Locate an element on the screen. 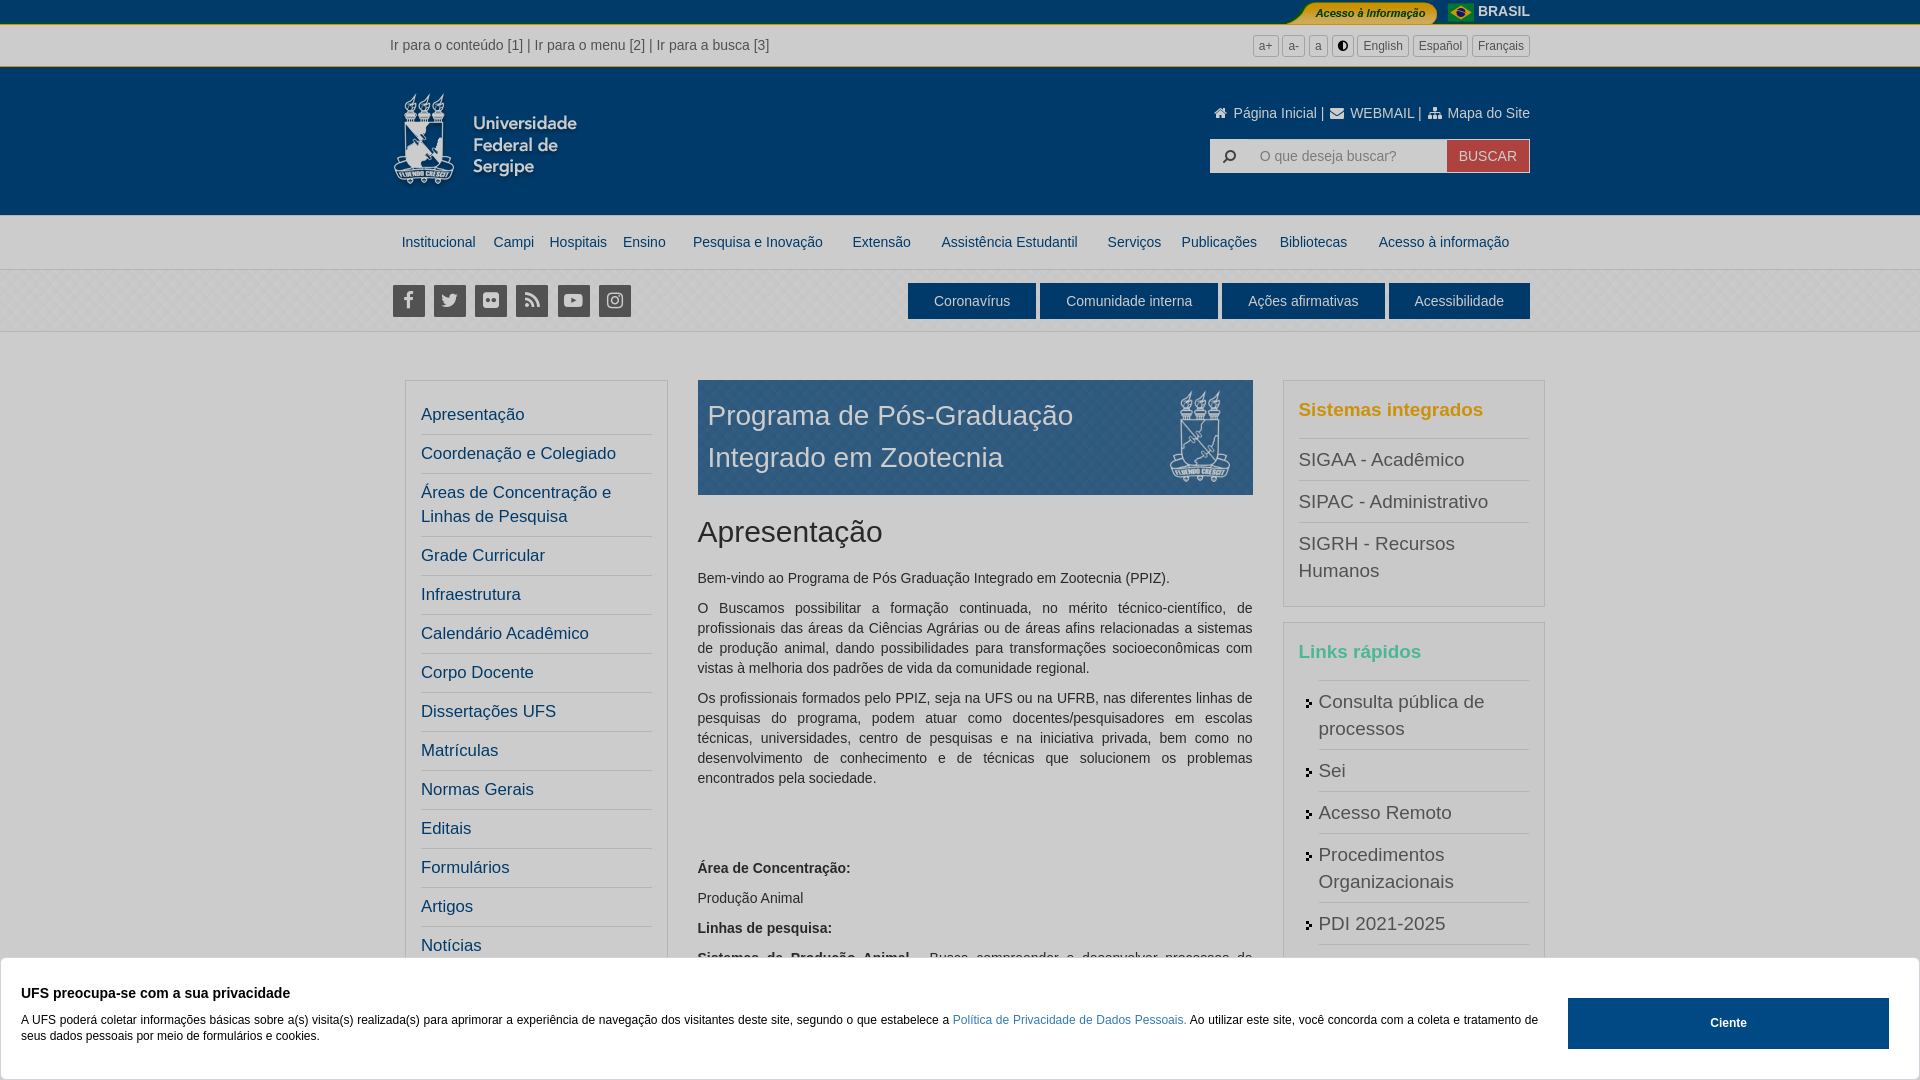 The height and width of the screenshot is (1080, 1920). 'Institucional' is located at coordinates (389, 241).